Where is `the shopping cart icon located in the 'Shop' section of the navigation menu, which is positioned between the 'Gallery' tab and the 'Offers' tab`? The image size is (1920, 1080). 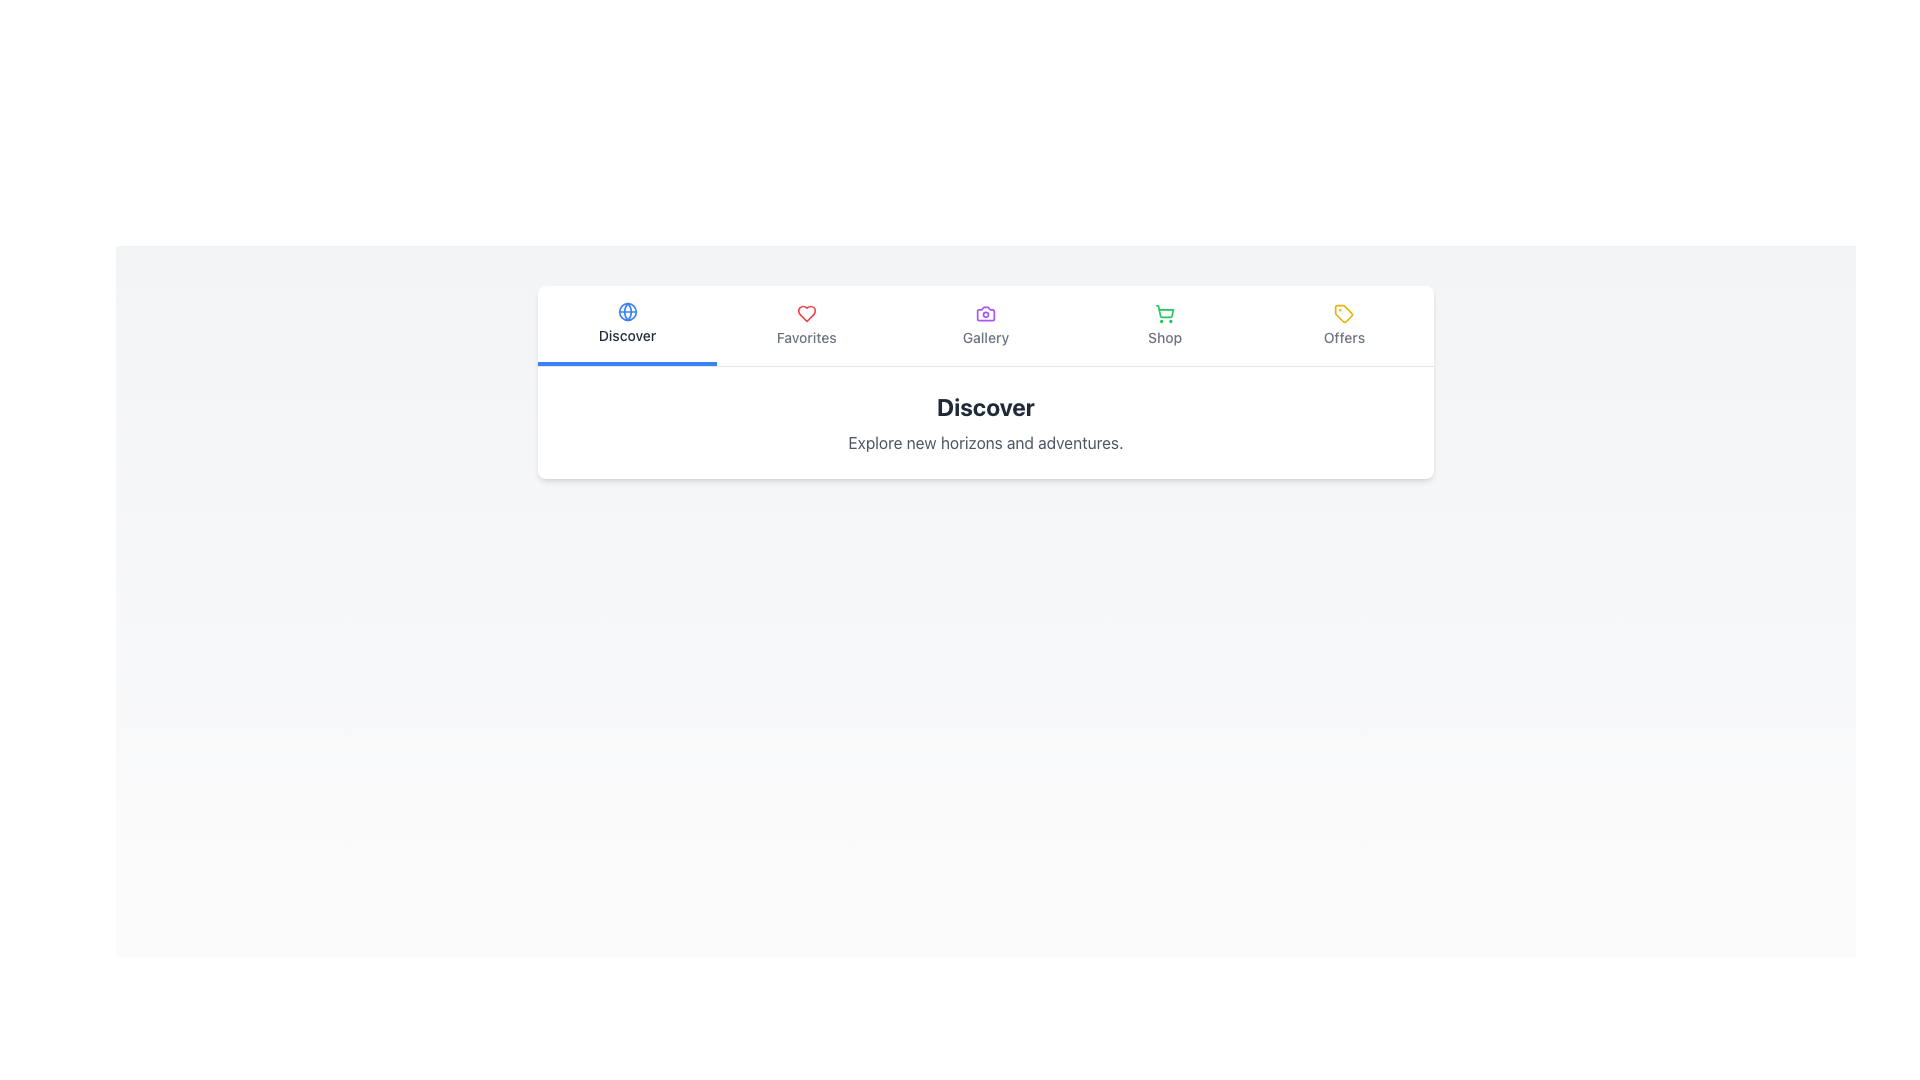 the shopping cart icon located in the 'Shop' section of the navigation menu, which is positioned between the 'Gallery' tab and the 'Offers' tab is located at coordinates (1165, 311).